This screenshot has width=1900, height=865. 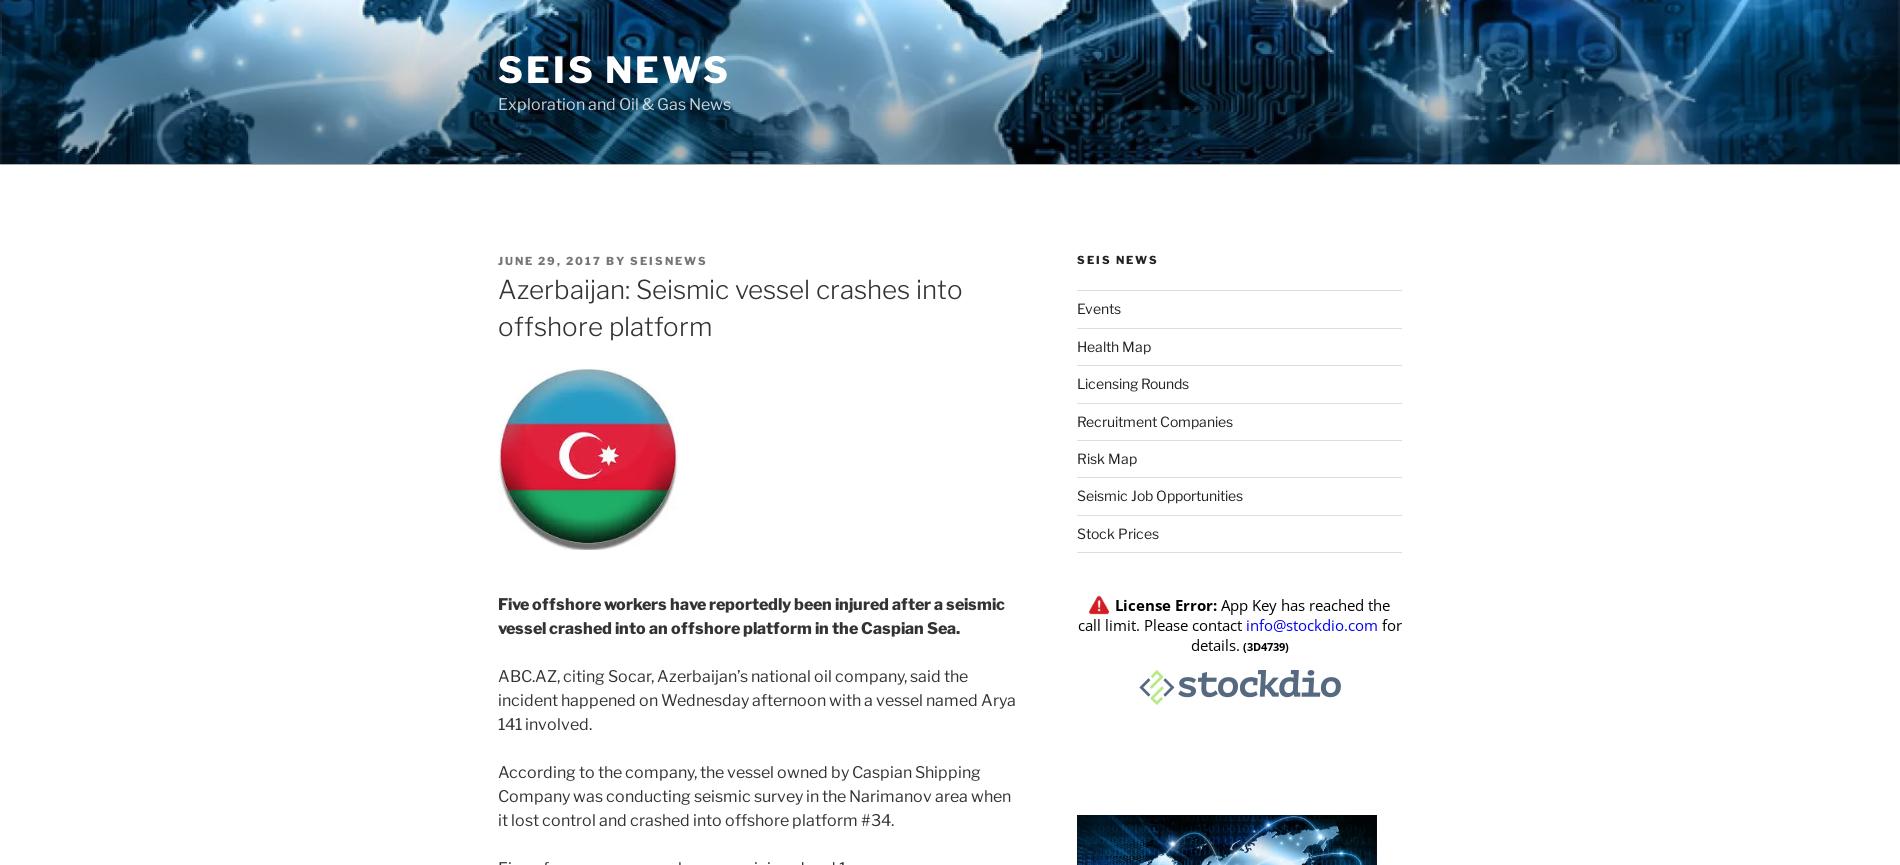 What do you see at coordinates (1159, 494) in the screenshot?
I see `'Seismic Job Opportunities'` at bounding box center [1159, 494].